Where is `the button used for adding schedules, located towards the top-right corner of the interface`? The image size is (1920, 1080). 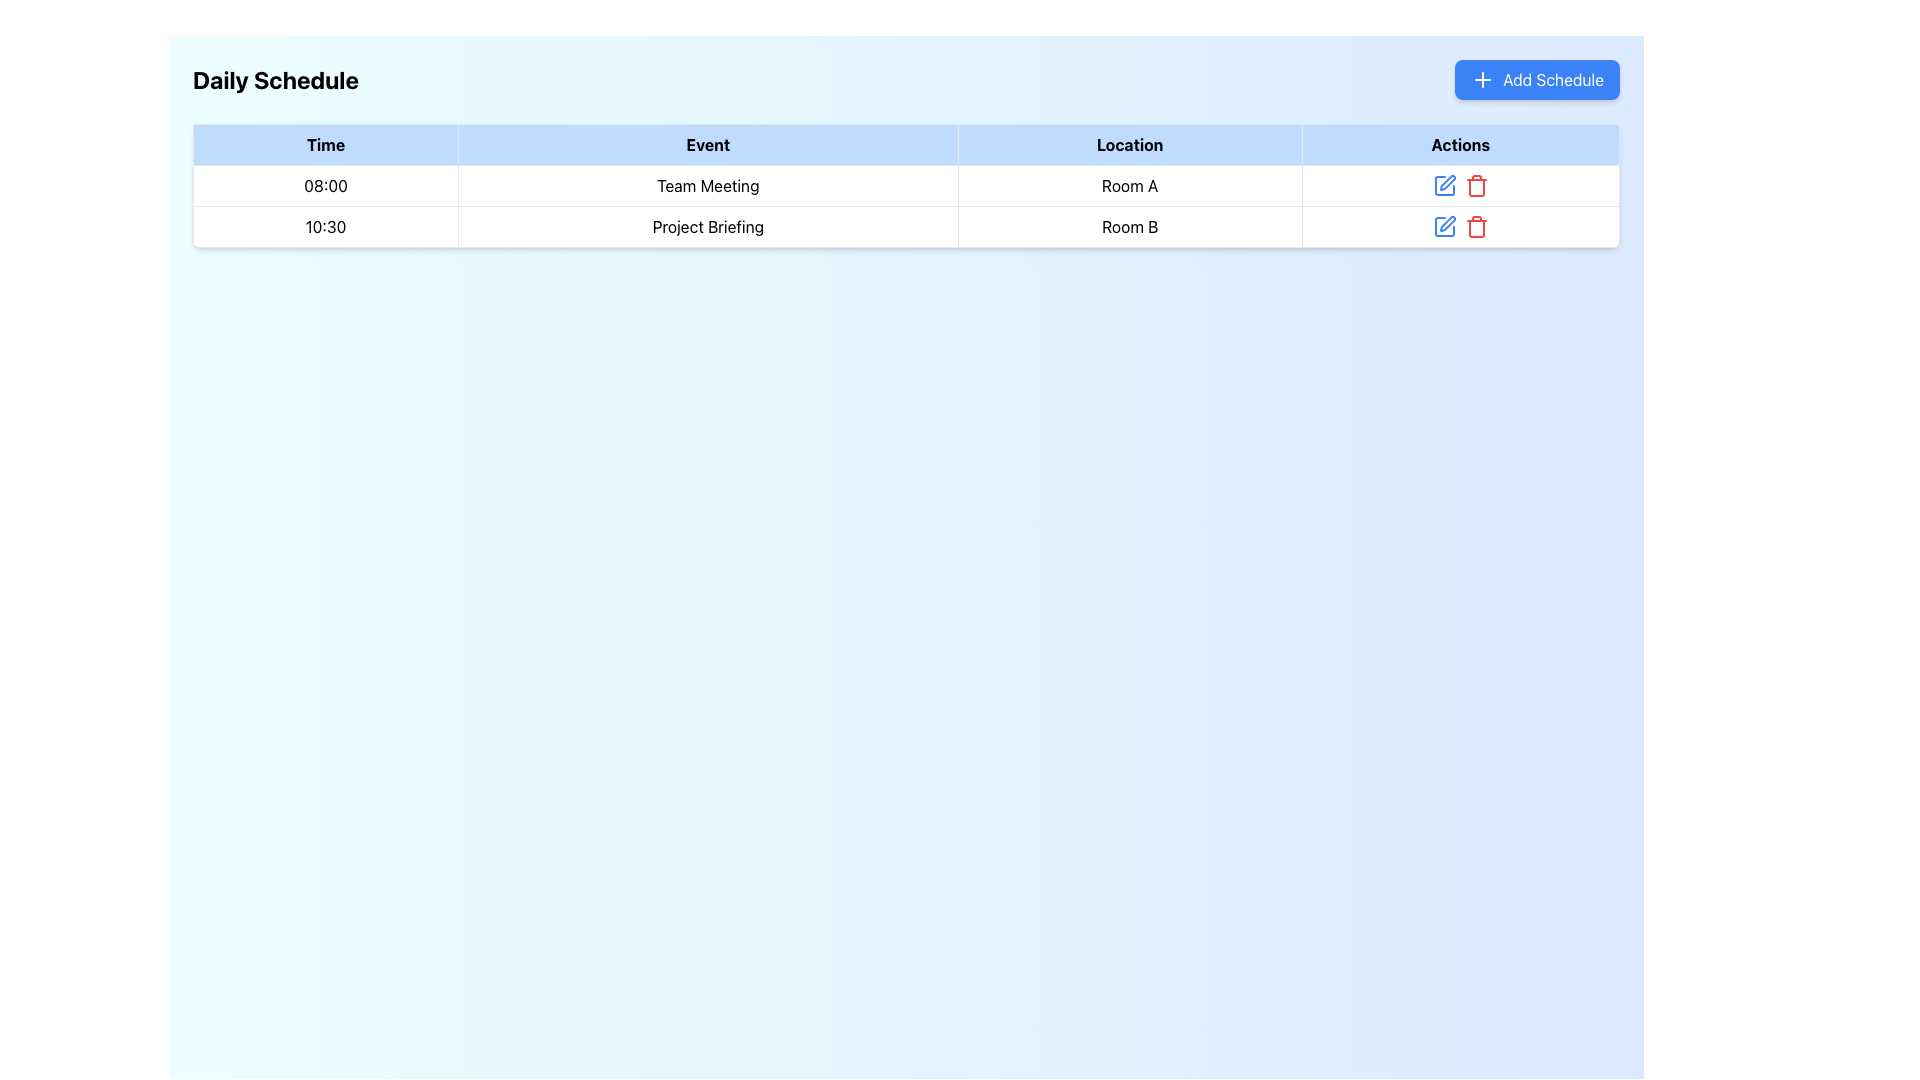 the button used for adding schedules, located towards the top-right corner of the interface is located at coordinates (1536, 79).